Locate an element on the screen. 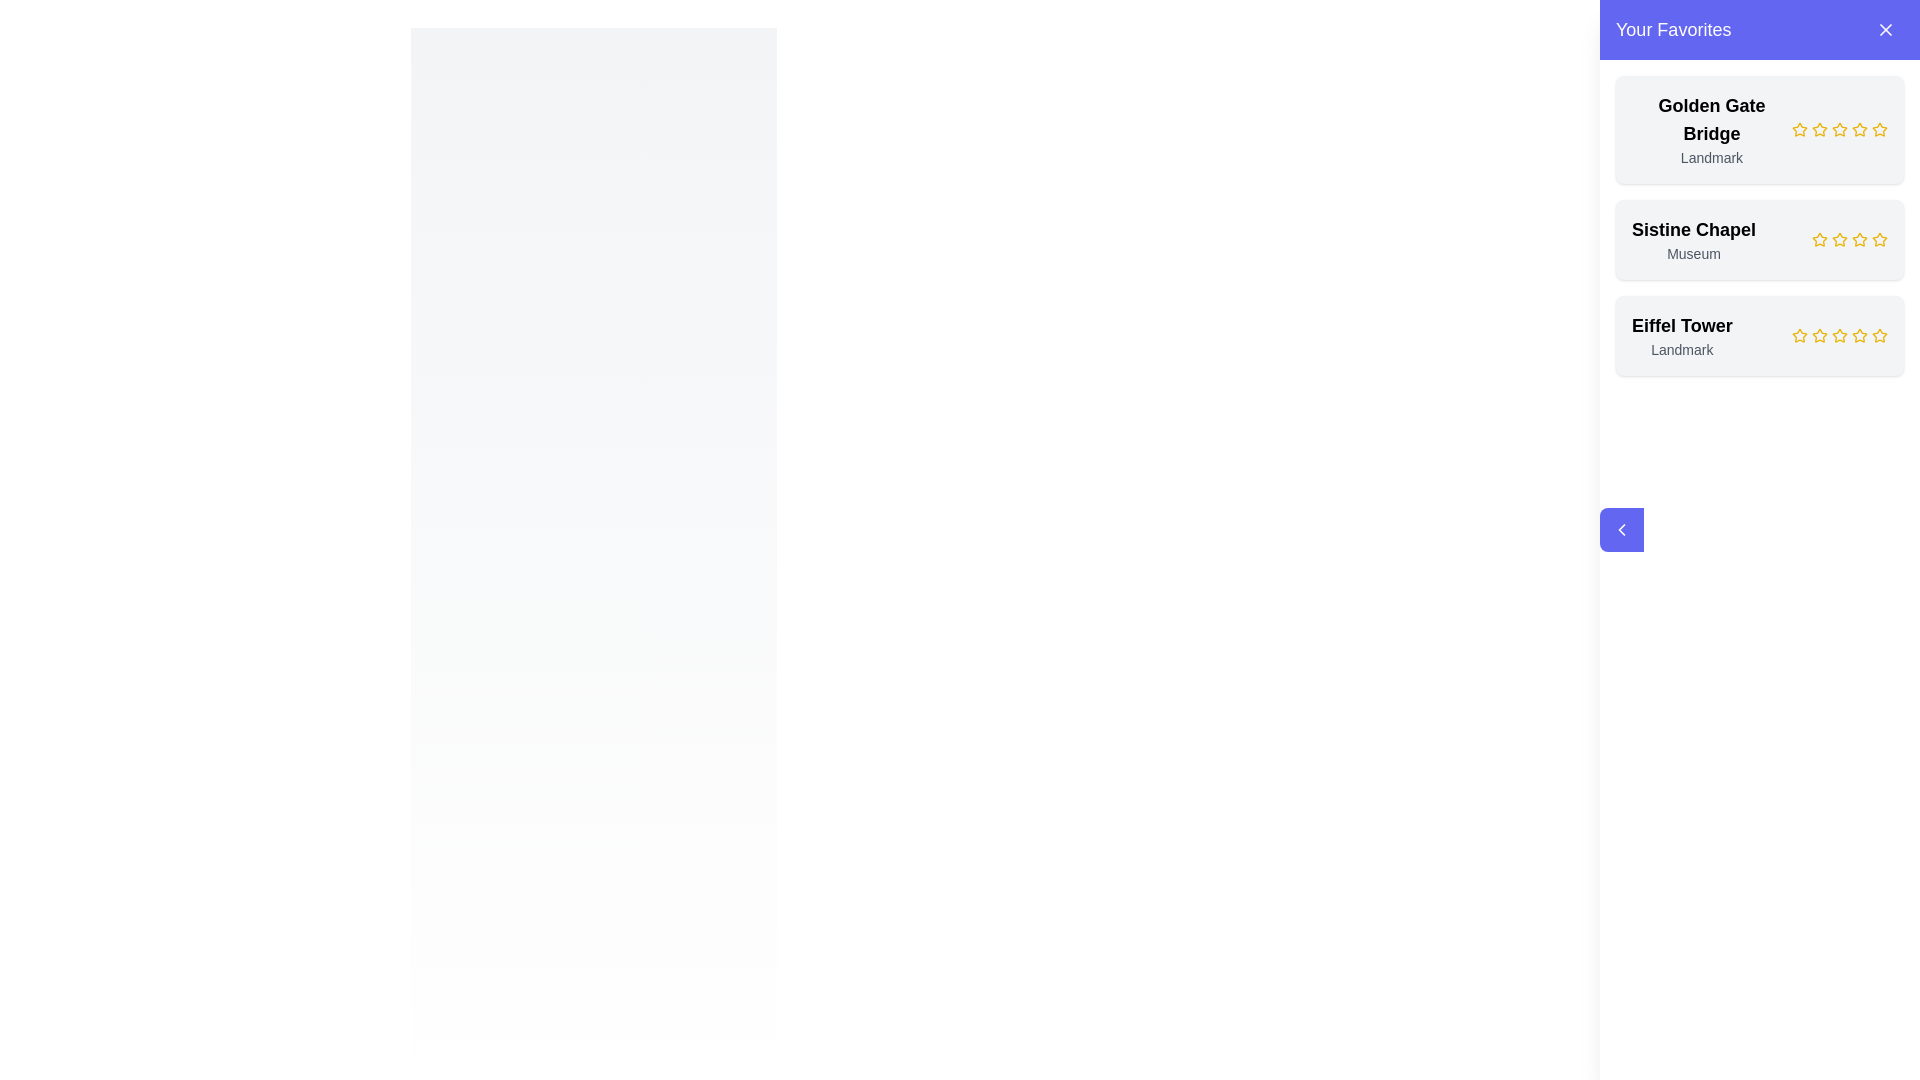 This screenshot has width=1920, height=1080. the third yellow star icon representing a rating system for the 'Golden Gate Bridge' listing under 'Your Favorites' is located at coordinates (1839, 129).